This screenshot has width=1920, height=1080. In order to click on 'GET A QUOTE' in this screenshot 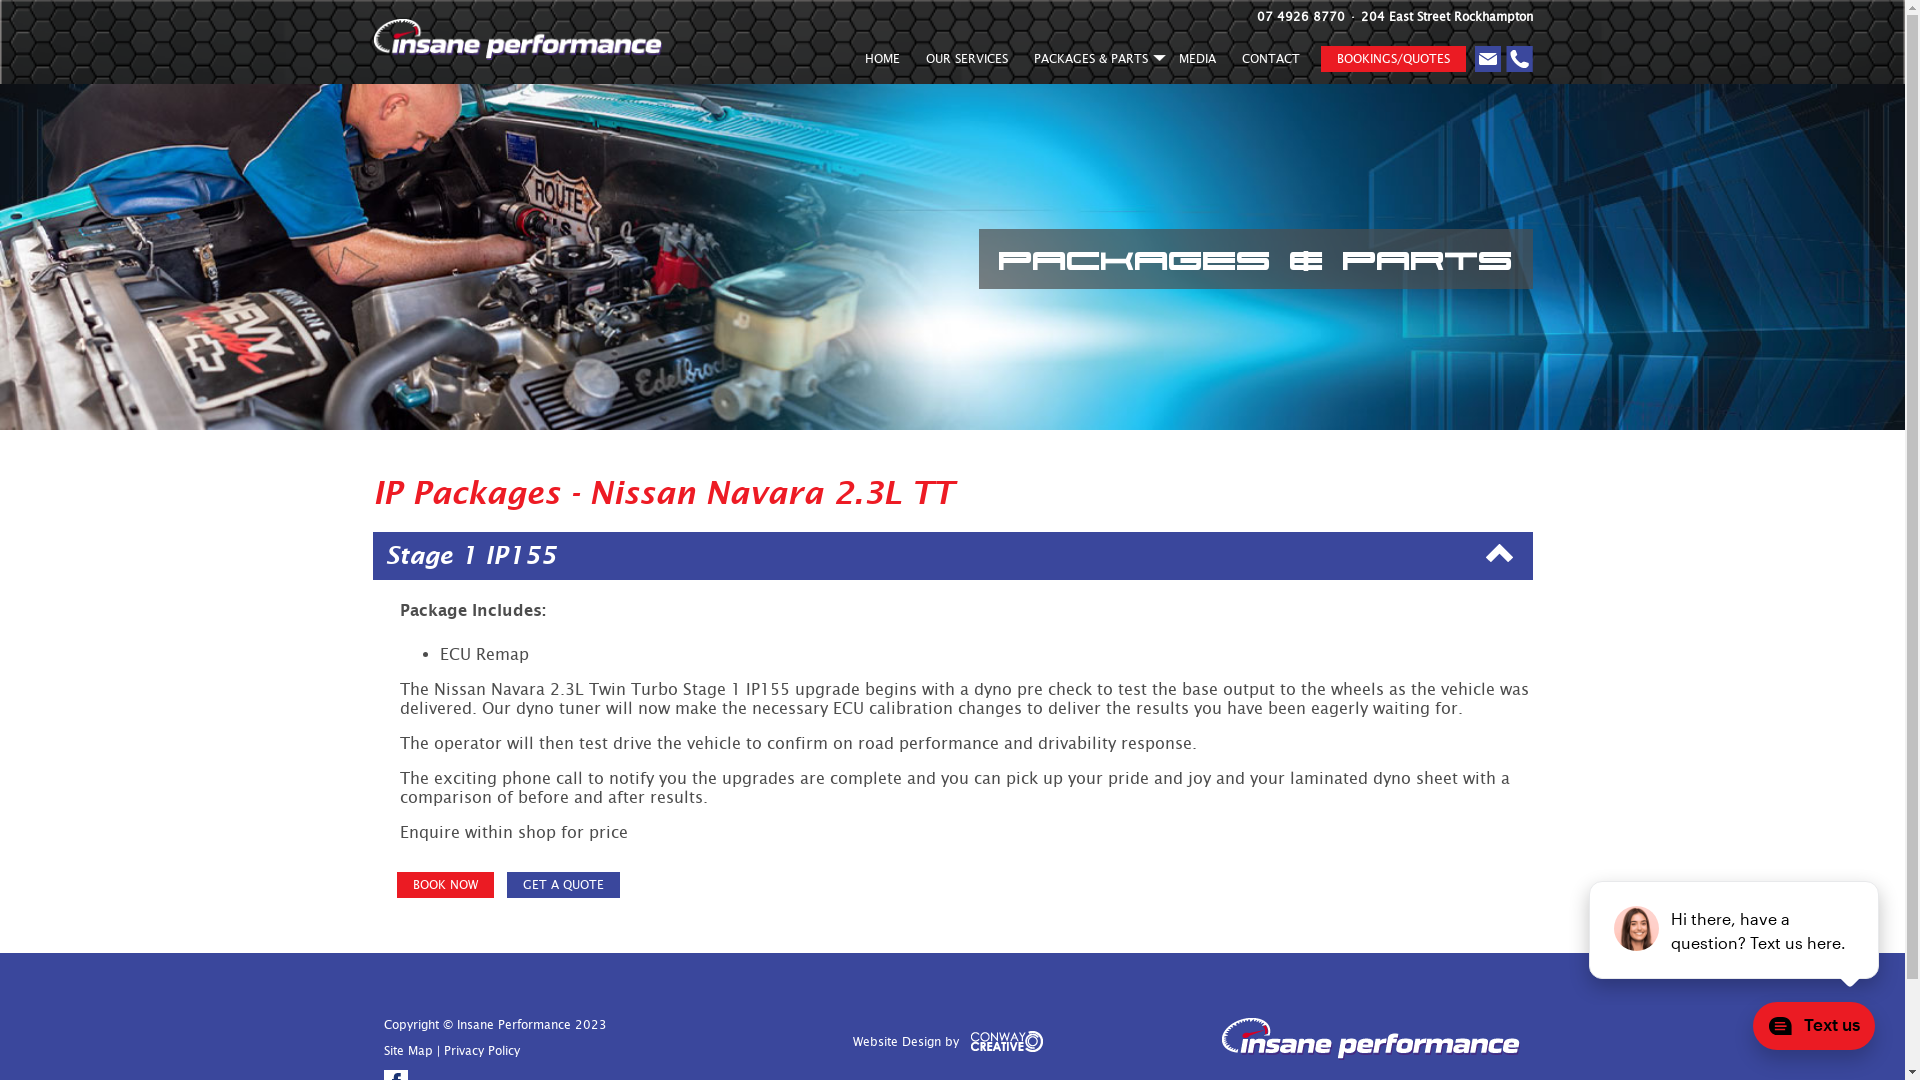, I will do `click(561, 883)`.